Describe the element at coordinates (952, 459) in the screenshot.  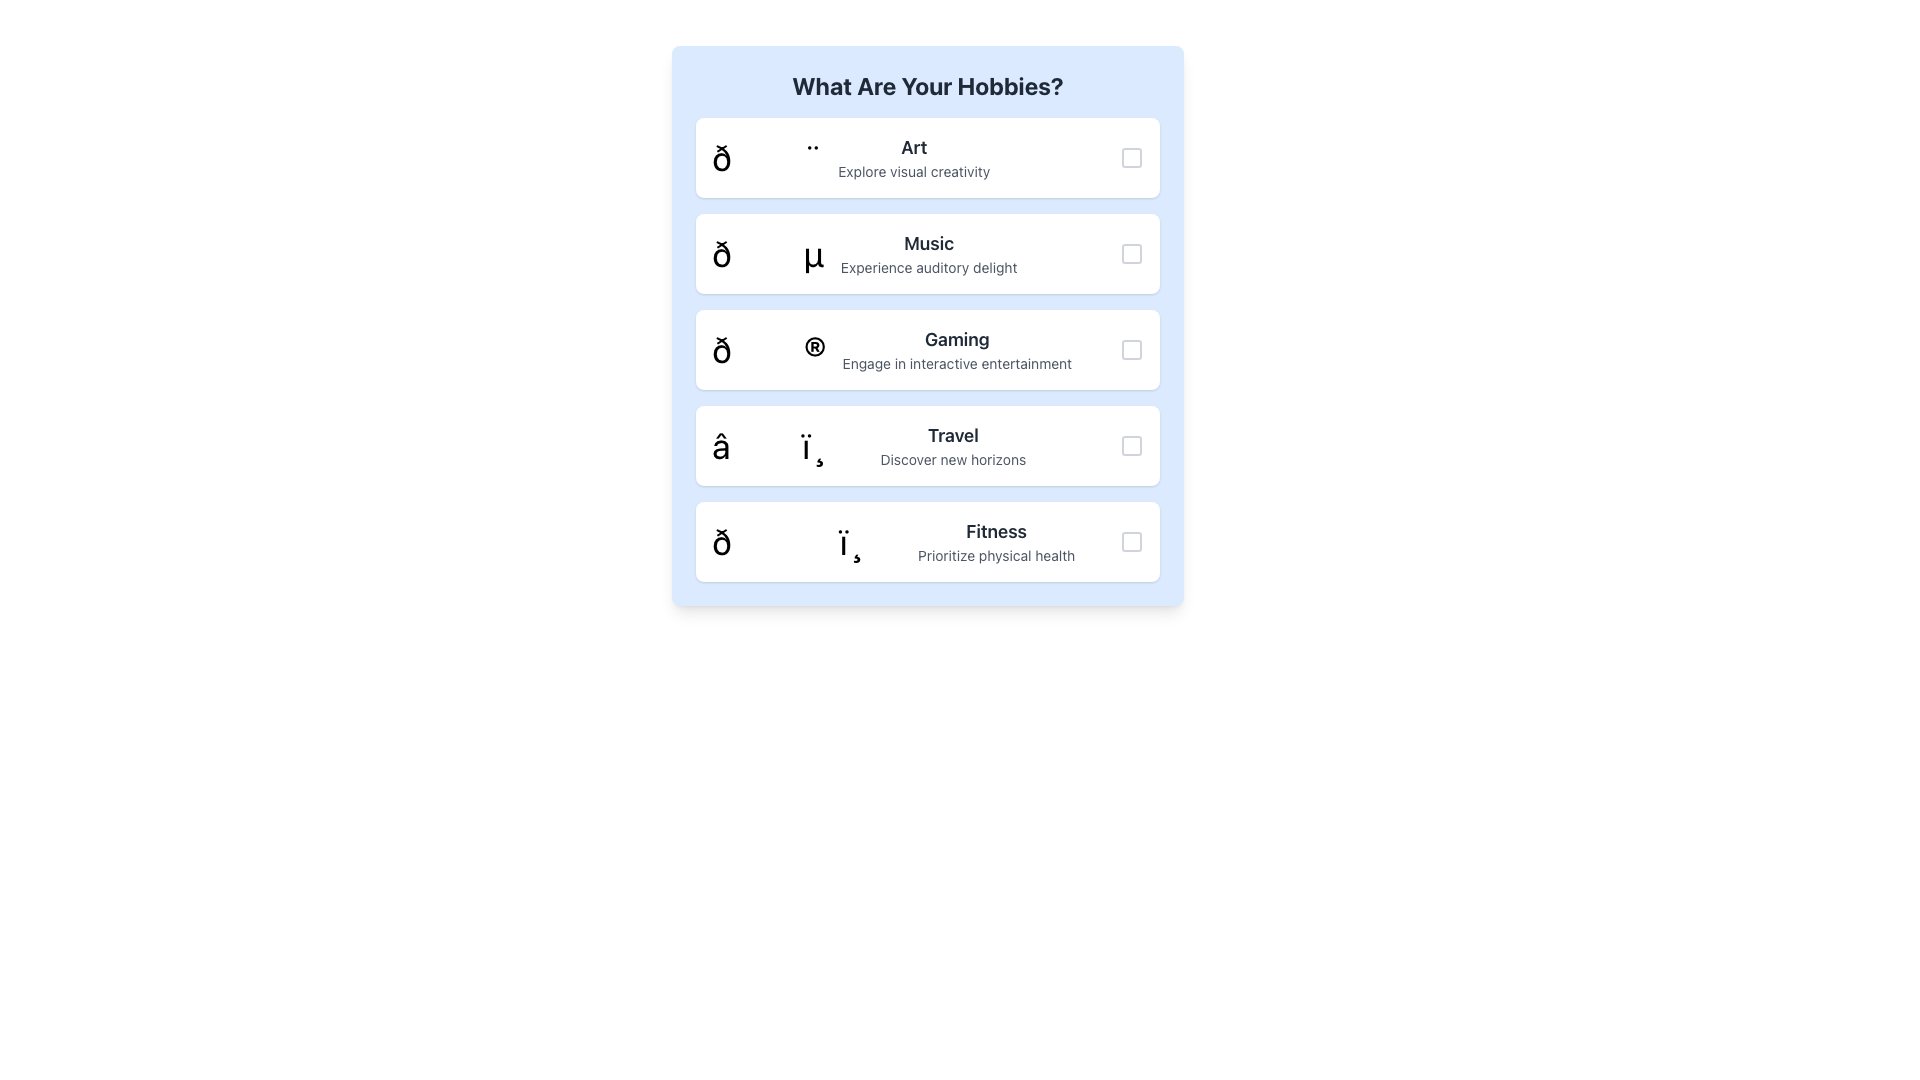
I see `the text label displaying 'Discover new horizons', located under the 'Travel' heading in the fourth card of the hobby category list, for accessibility-related features` at that location.